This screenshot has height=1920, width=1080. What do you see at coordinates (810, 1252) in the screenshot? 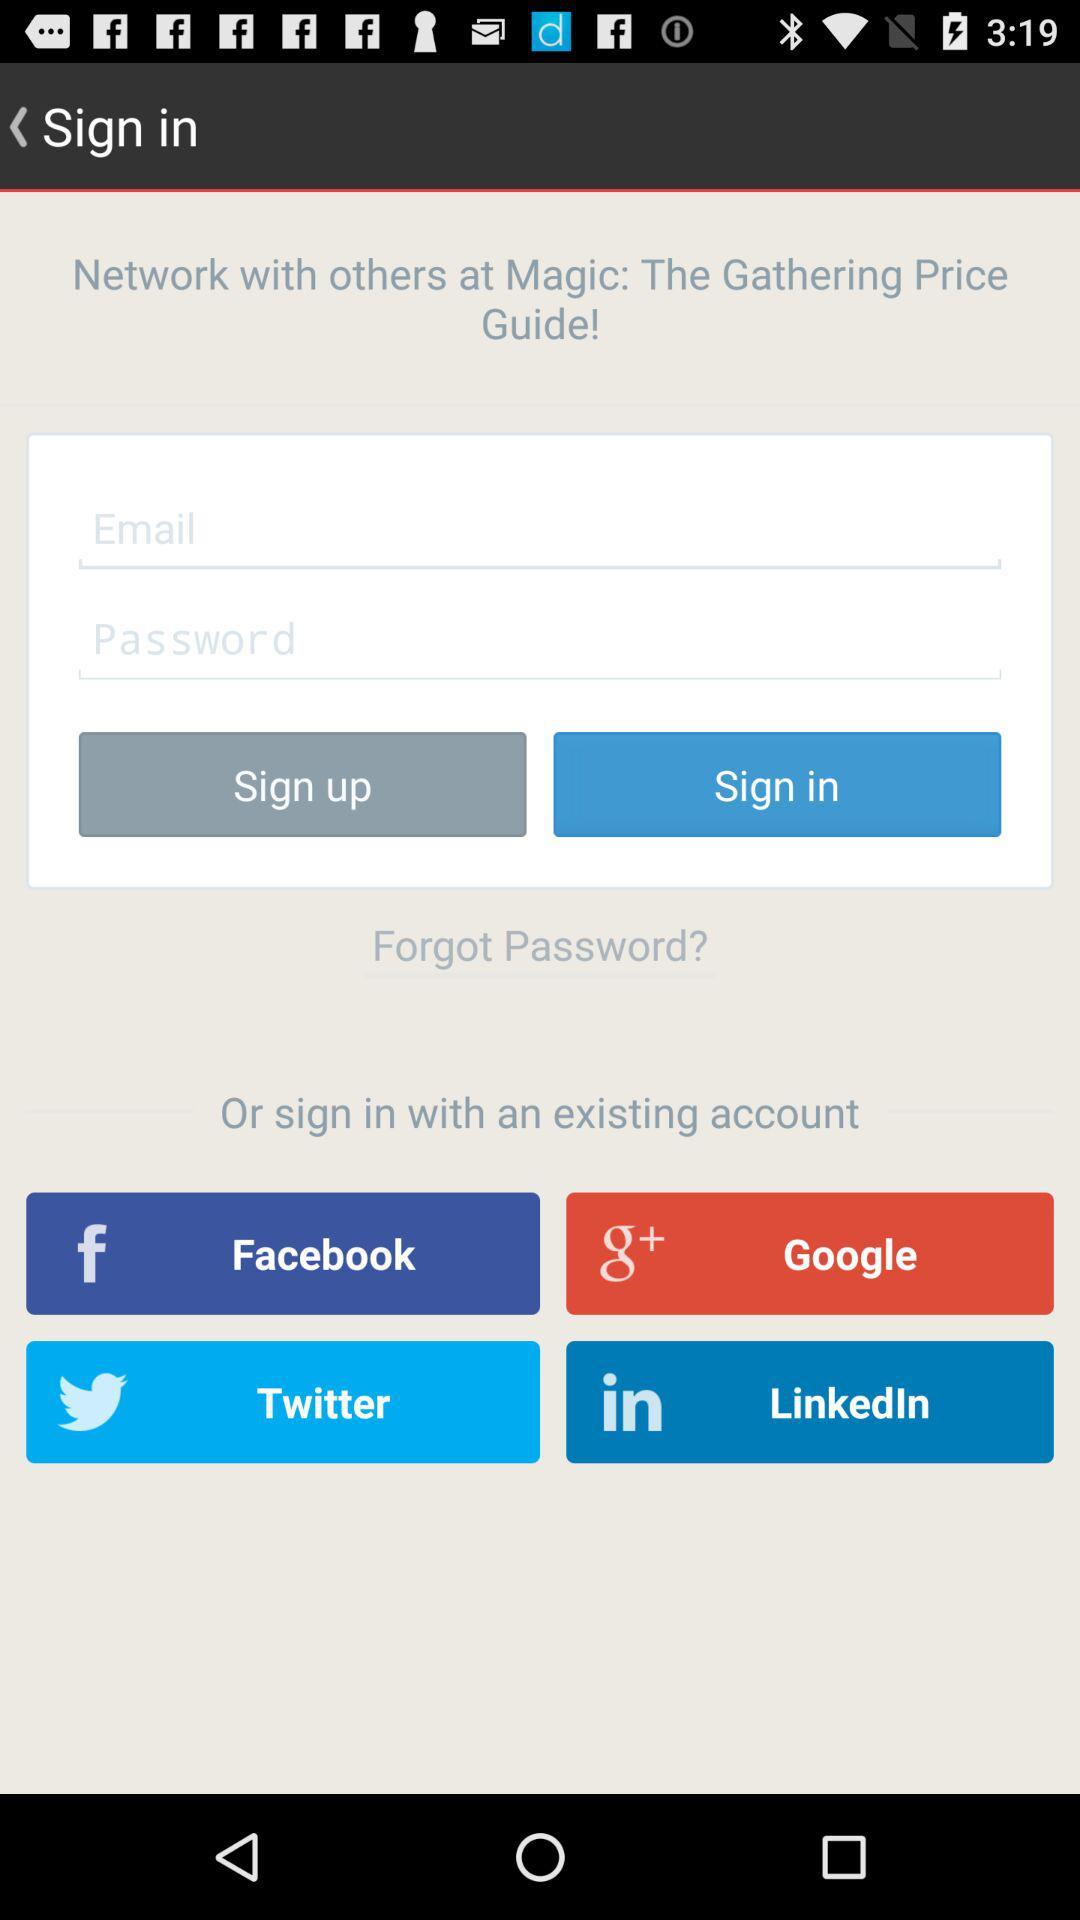
I see `icon to the right of the facebook app` at bounding box center [810, 1252].